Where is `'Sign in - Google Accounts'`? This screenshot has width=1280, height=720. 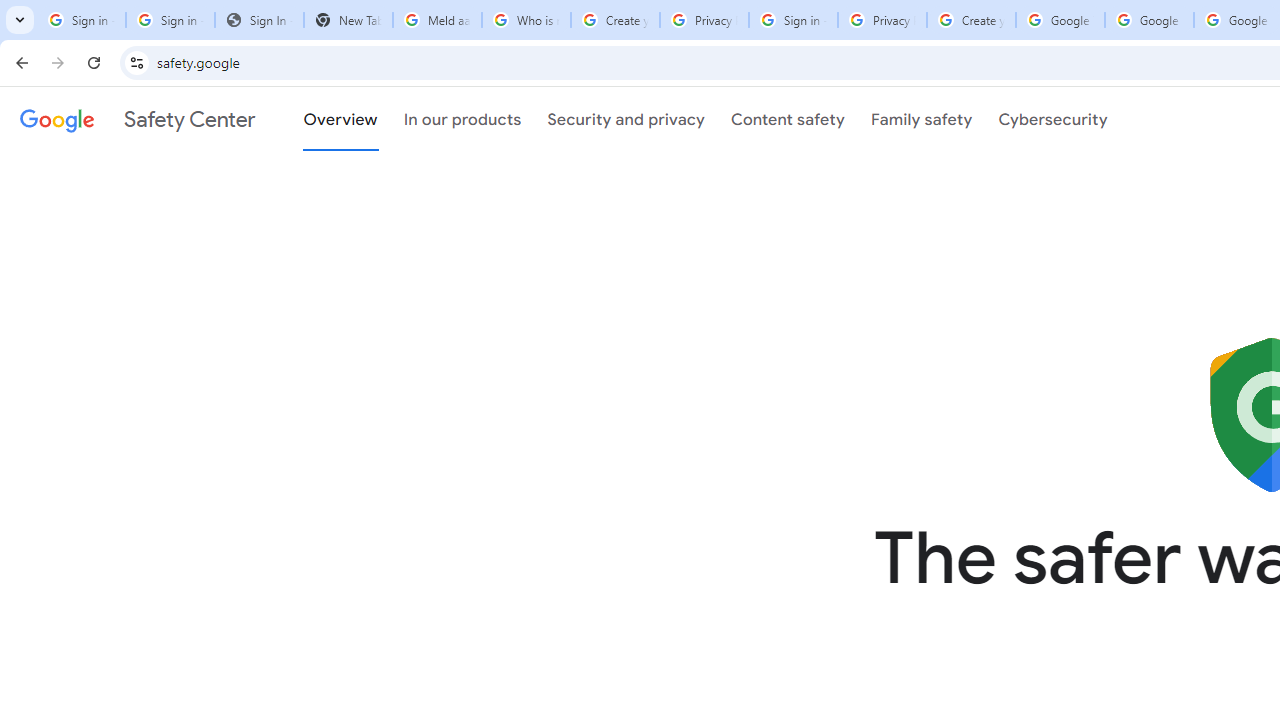 'Sign in - Google Accounts' is located at coordinates (170, 20).